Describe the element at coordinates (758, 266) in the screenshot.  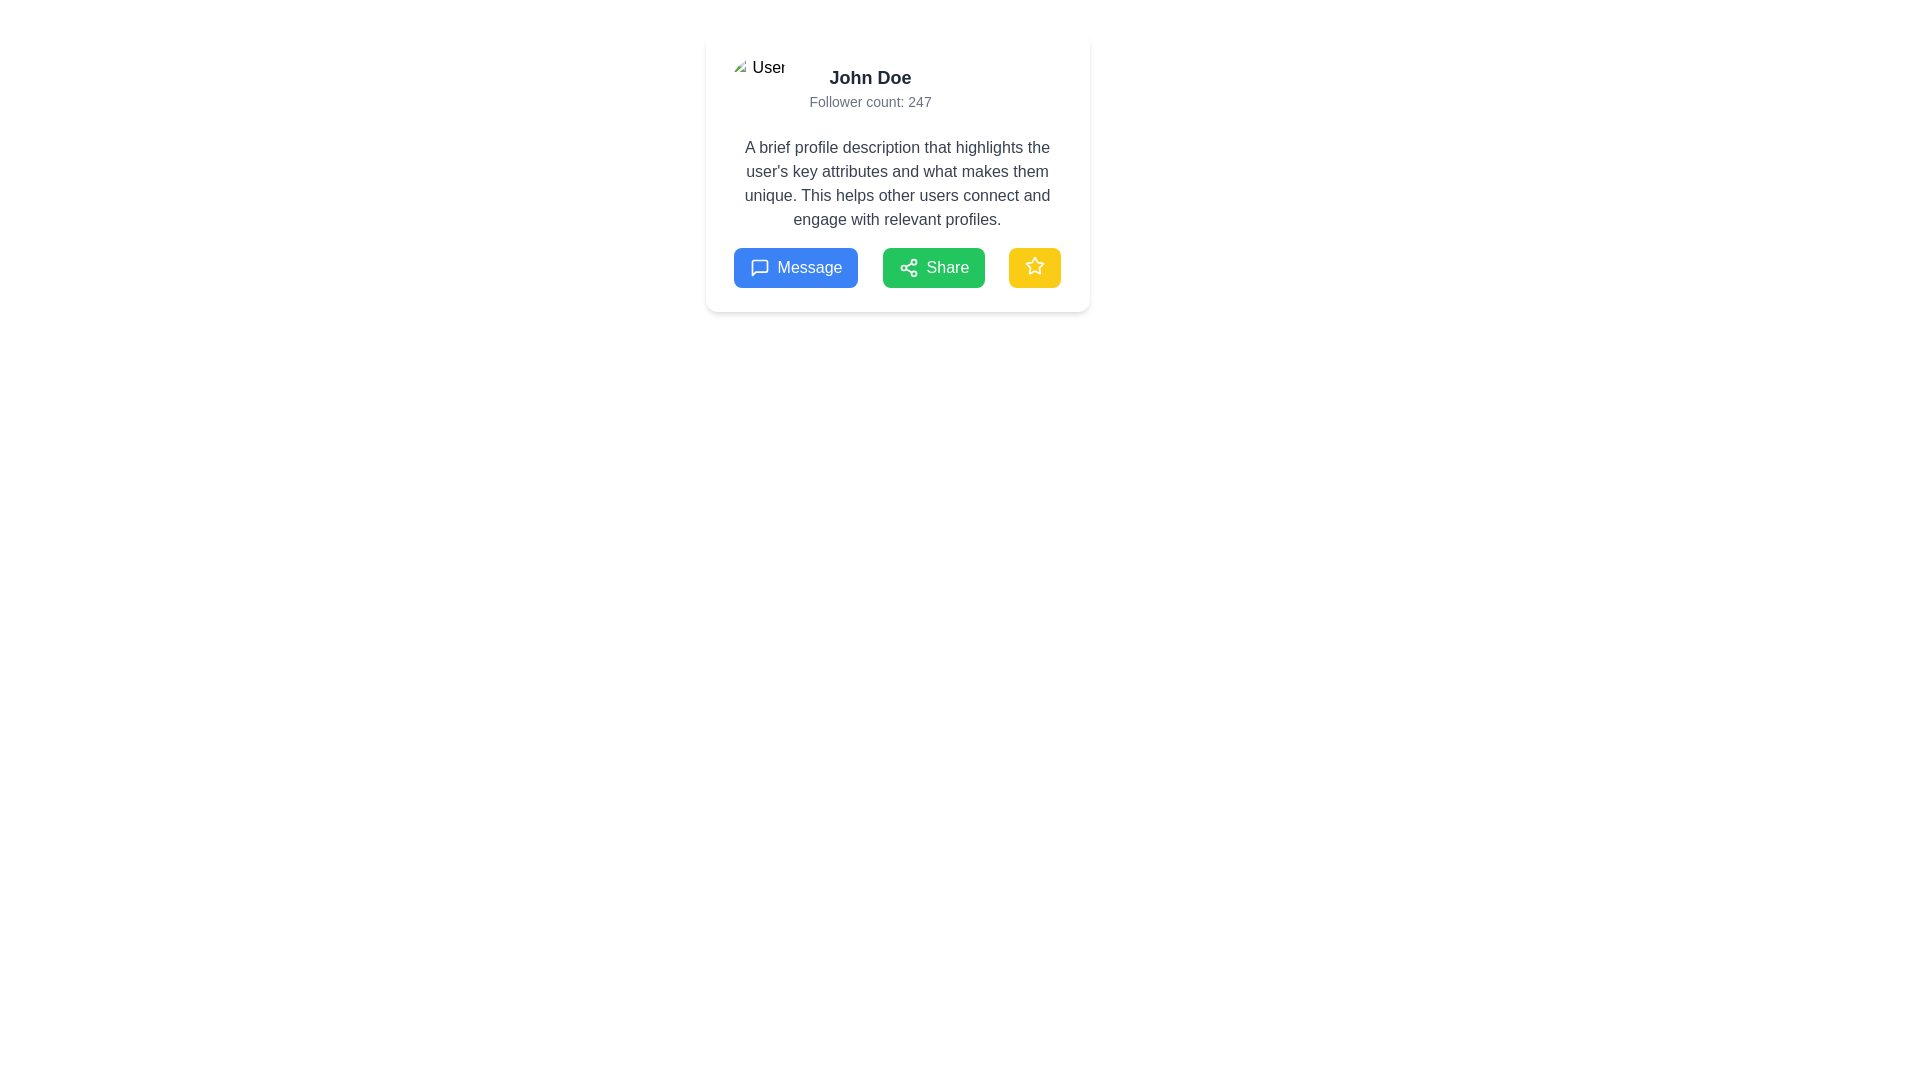
I see `the blue rectangular 'Message' button that contains the chat bubble icon, which is the first icon from the left in the row of action buttons` at that location.